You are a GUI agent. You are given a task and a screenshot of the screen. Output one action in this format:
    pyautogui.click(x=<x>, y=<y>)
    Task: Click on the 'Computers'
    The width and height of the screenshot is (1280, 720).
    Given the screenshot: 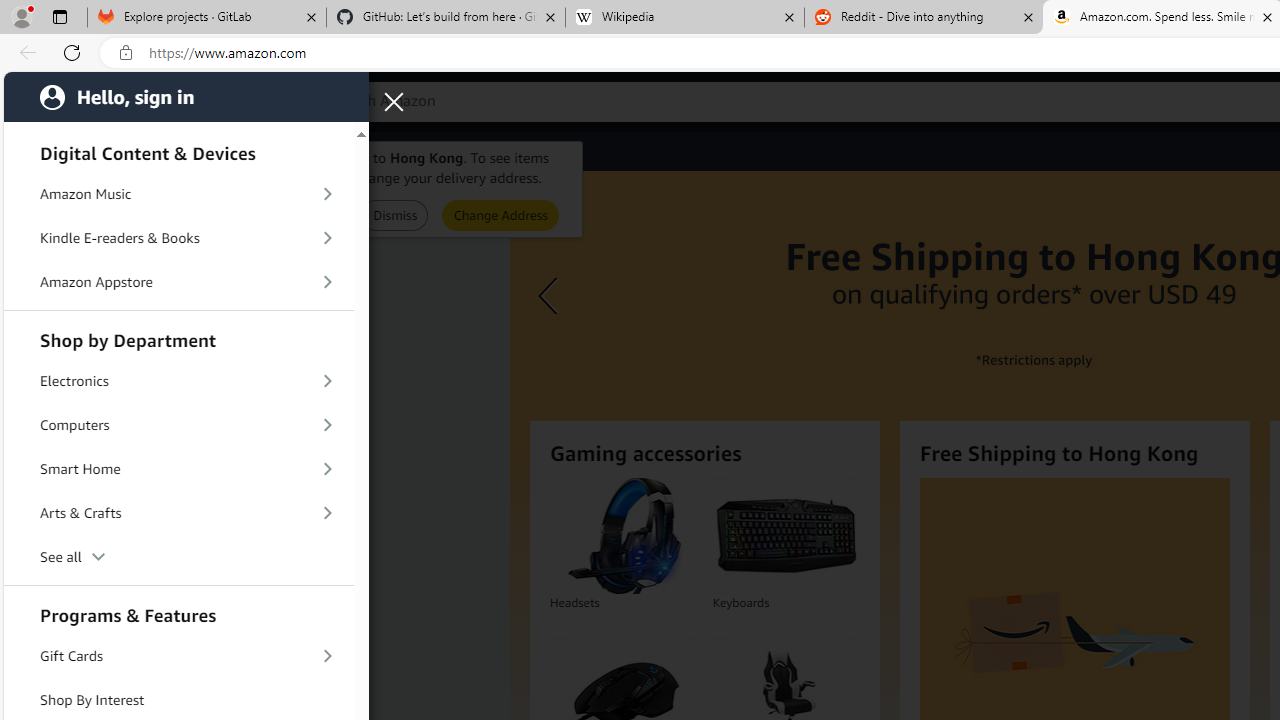 What is the action you would take?
    pyautogui.click(x=179, y=423)
    